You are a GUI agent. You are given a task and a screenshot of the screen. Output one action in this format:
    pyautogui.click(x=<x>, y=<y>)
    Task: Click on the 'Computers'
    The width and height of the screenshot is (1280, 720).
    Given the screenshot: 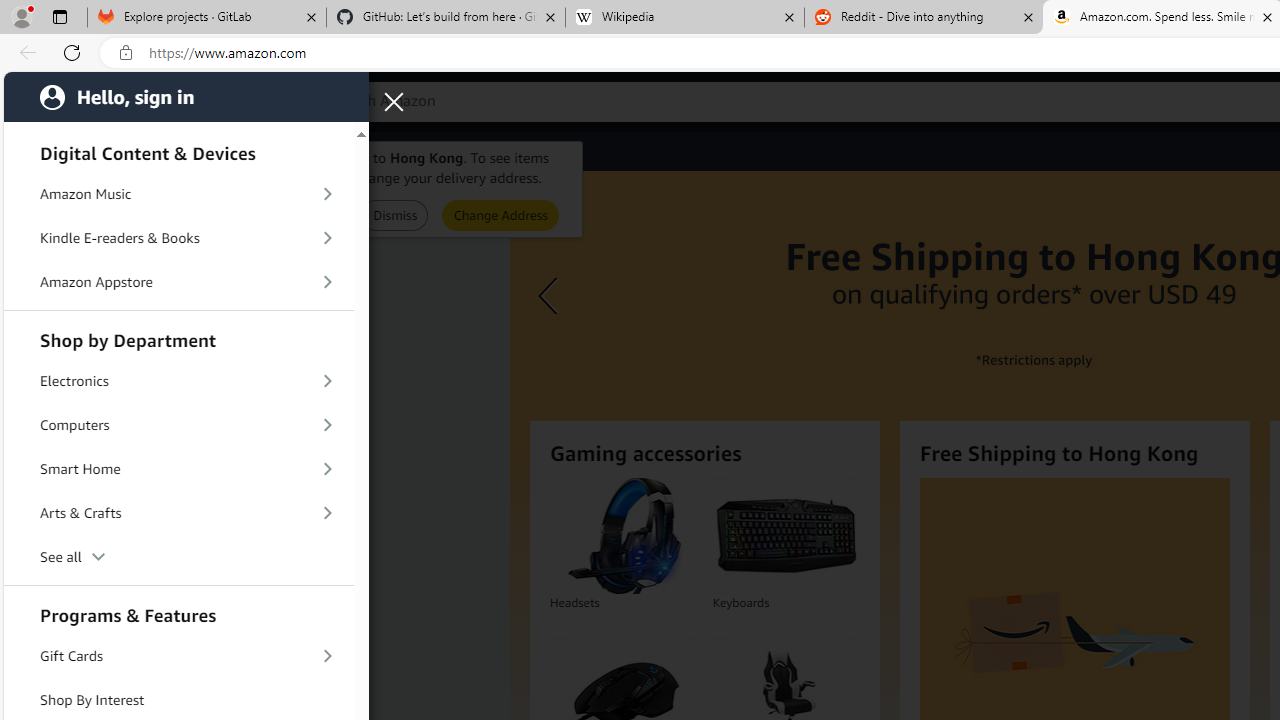 What is the action you would take?
    pyautogui.click(x=179, y=423)
    